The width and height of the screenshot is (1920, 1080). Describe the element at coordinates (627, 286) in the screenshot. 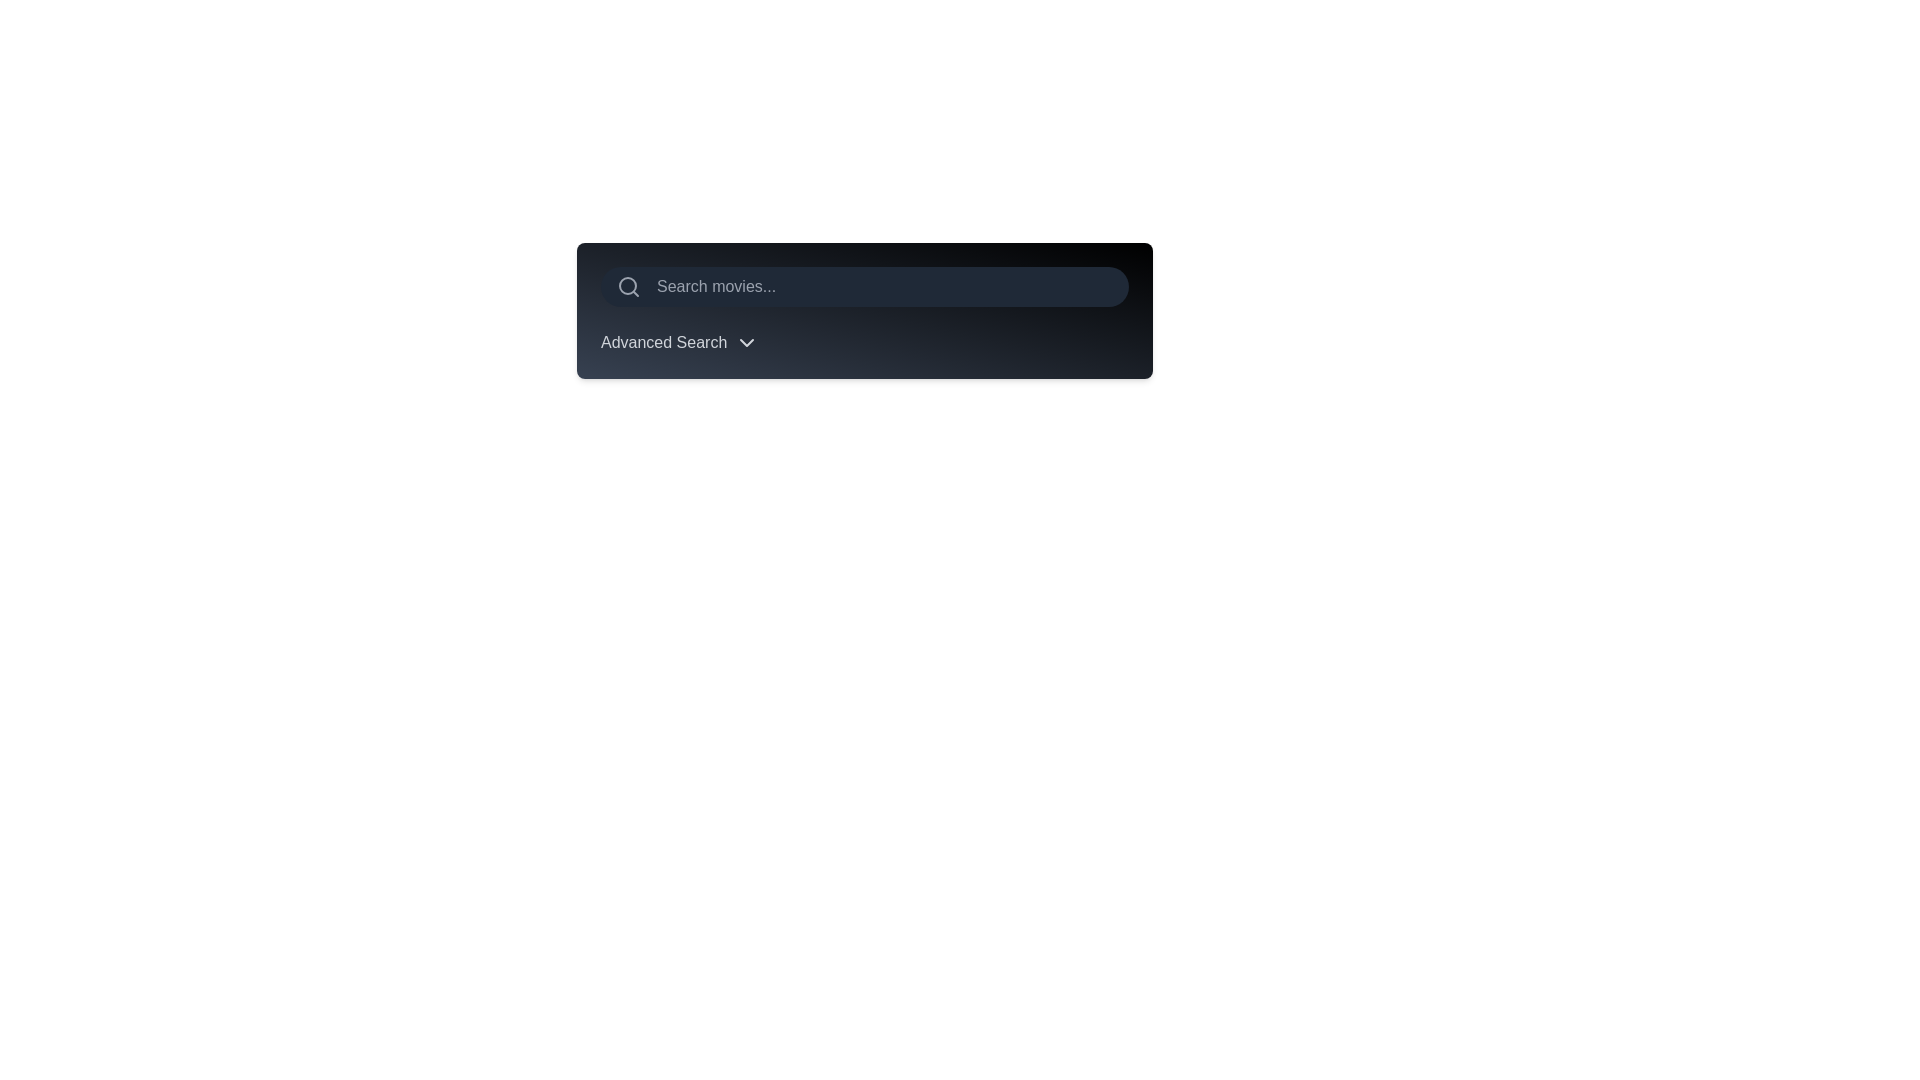

I see `the search icon located at the far left of the search bar, adjacent to the 'Search movies...' input field` at that location.